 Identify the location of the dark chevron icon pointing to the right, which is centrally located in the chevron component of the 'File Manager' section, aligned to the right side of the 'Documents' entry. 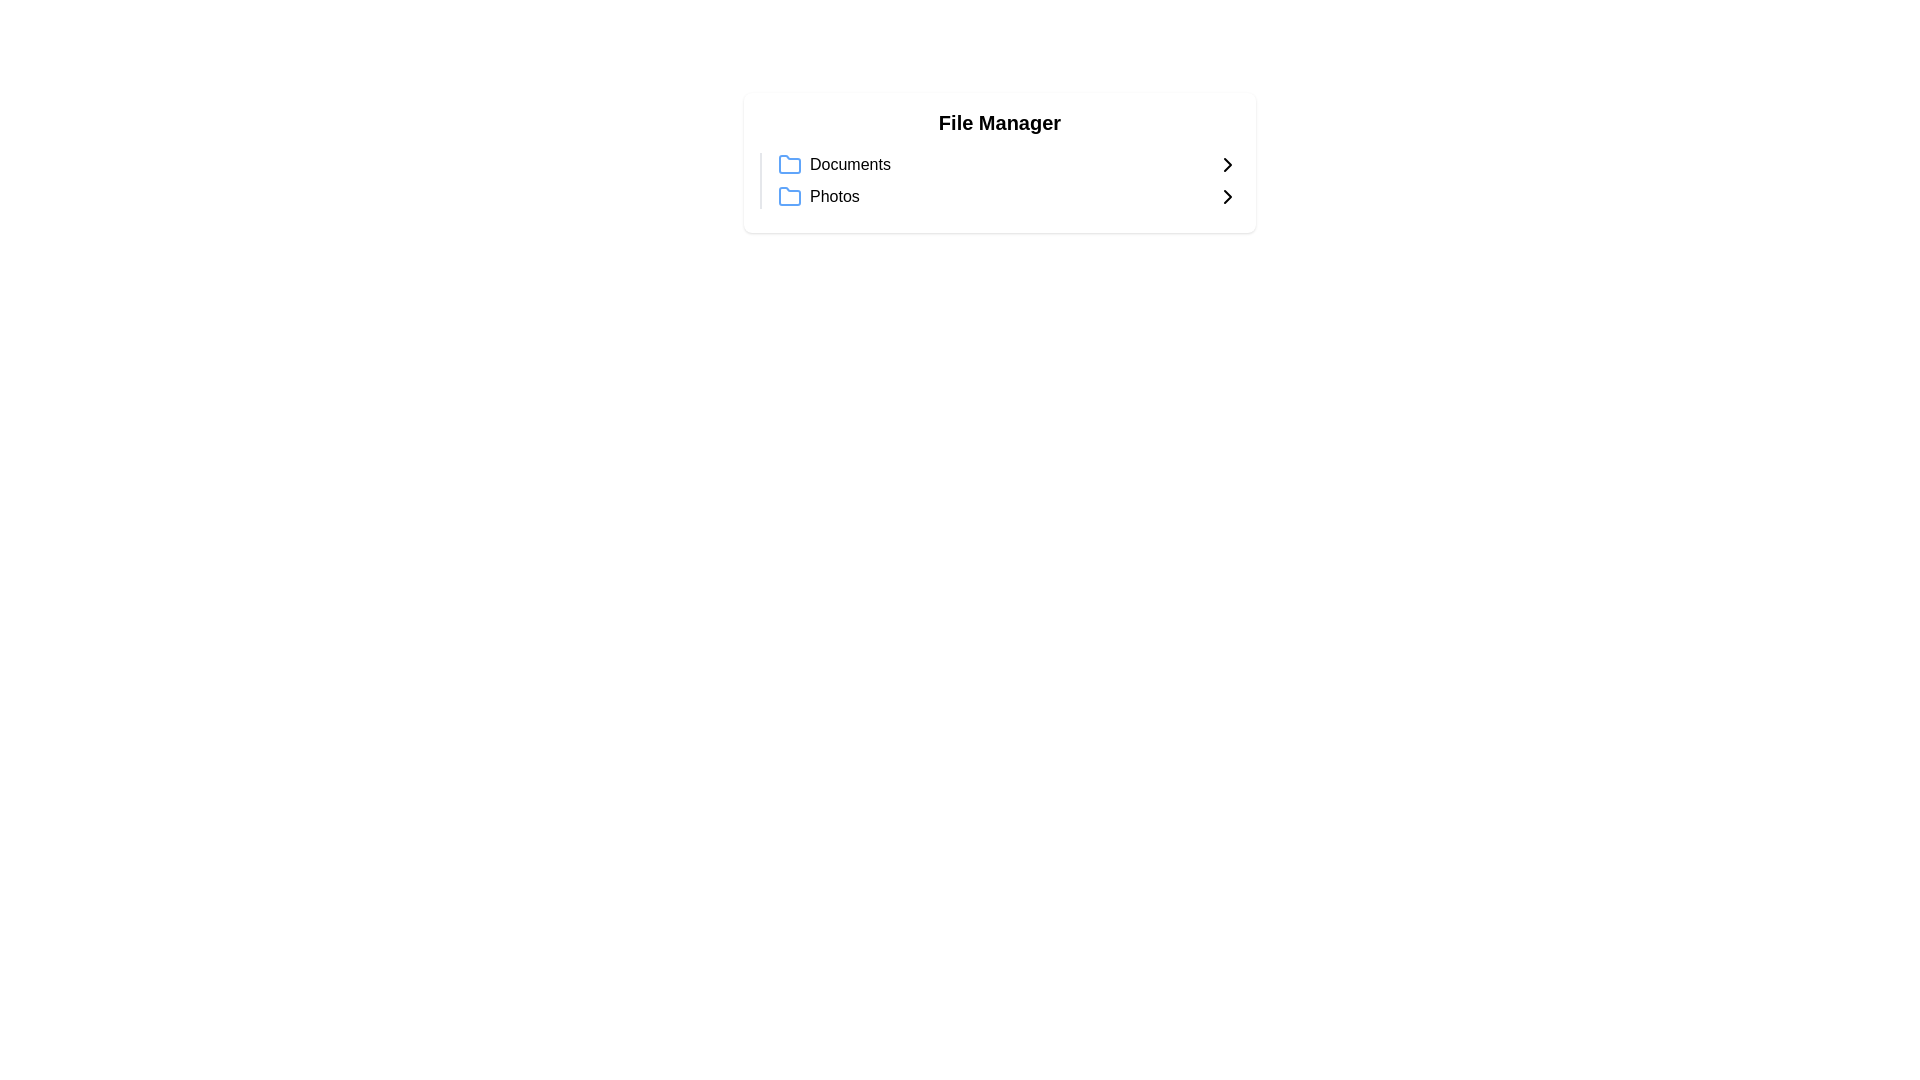
(1227, 164).